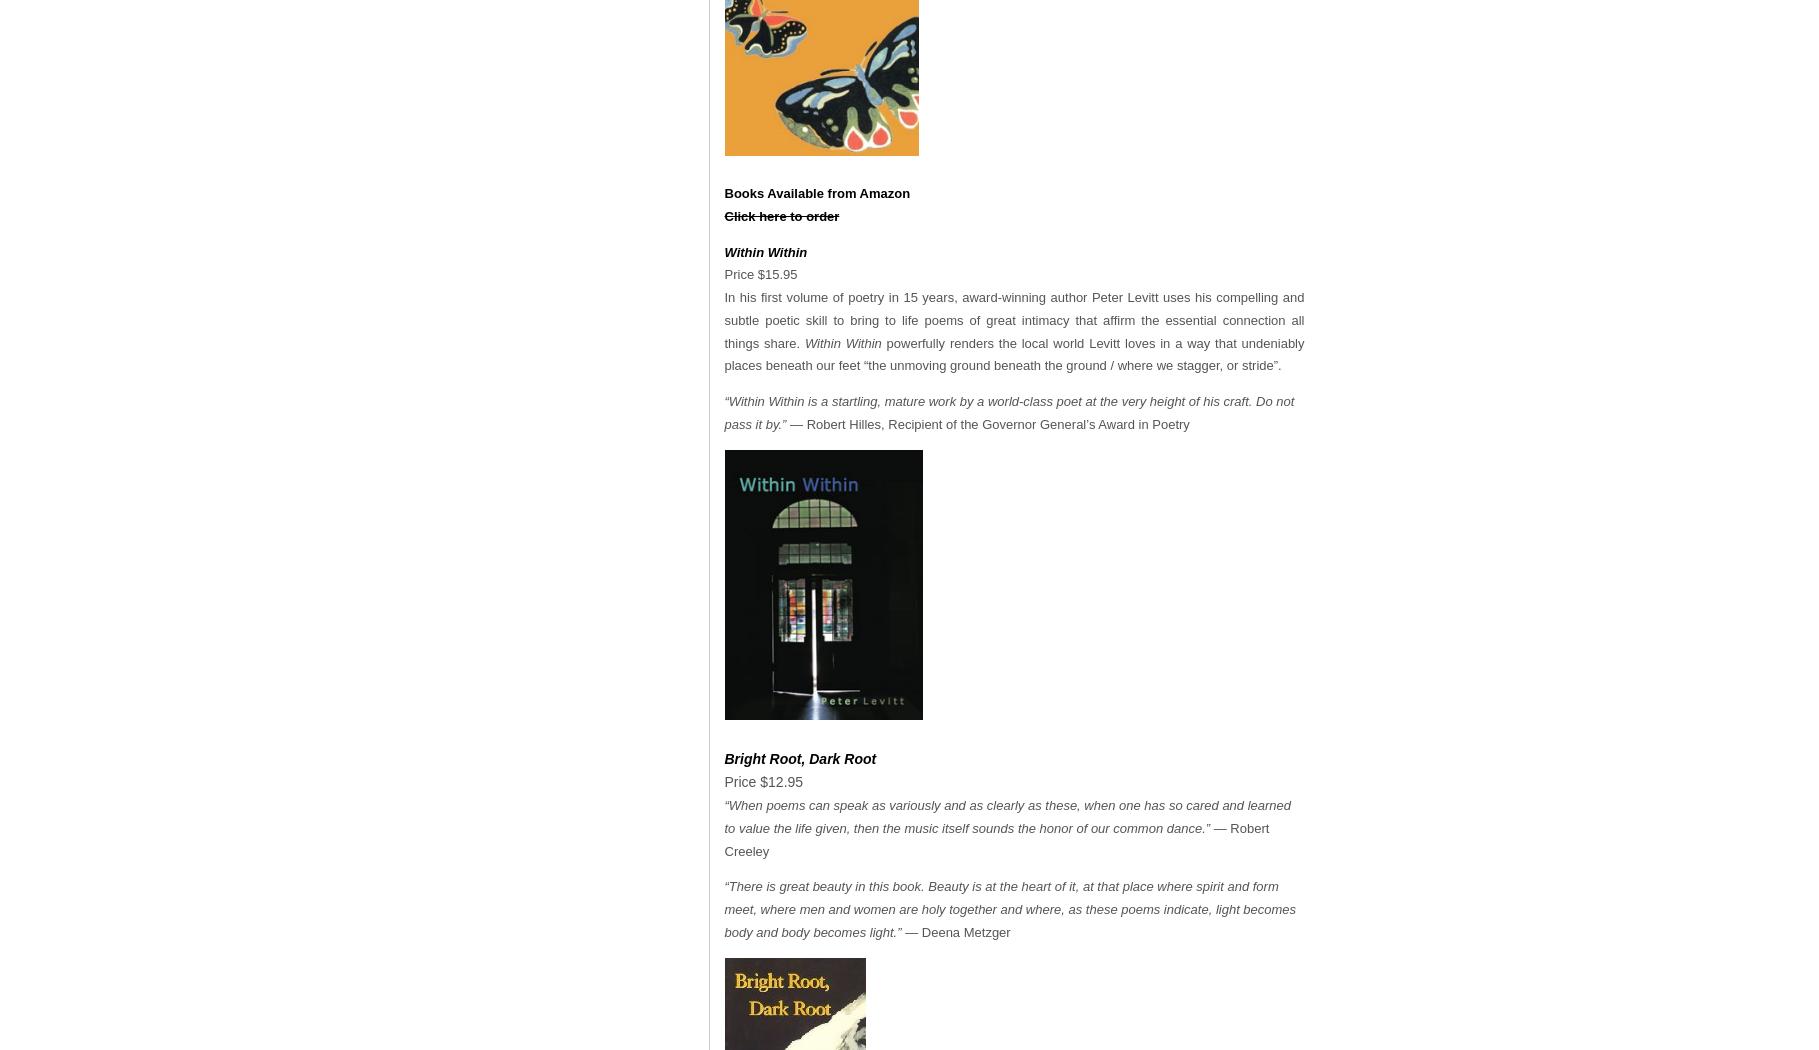 This screenshot has width=1819, height=1050. I want to click on 'Price $15.95', so click(760, 273).